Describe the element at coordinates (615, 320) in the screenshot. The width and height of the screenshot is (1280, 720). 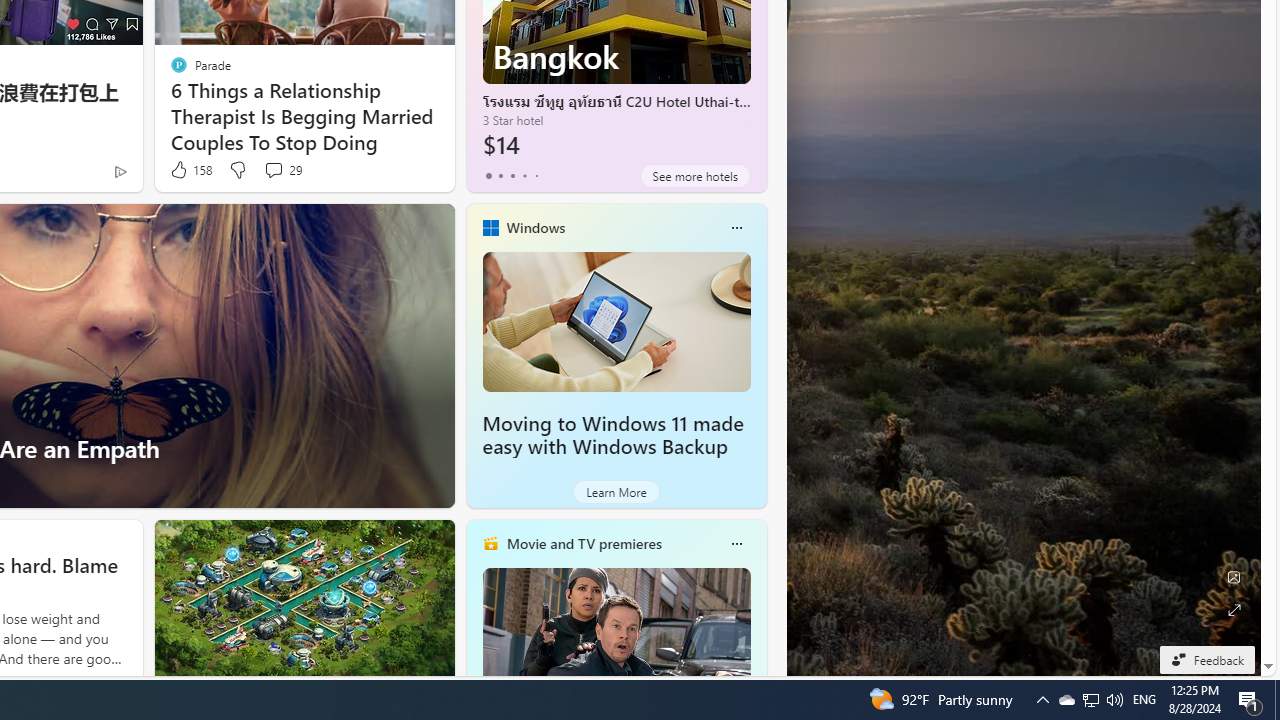
I see `'Moving to Windows 11 made easy with Windows Backup'` at that location.